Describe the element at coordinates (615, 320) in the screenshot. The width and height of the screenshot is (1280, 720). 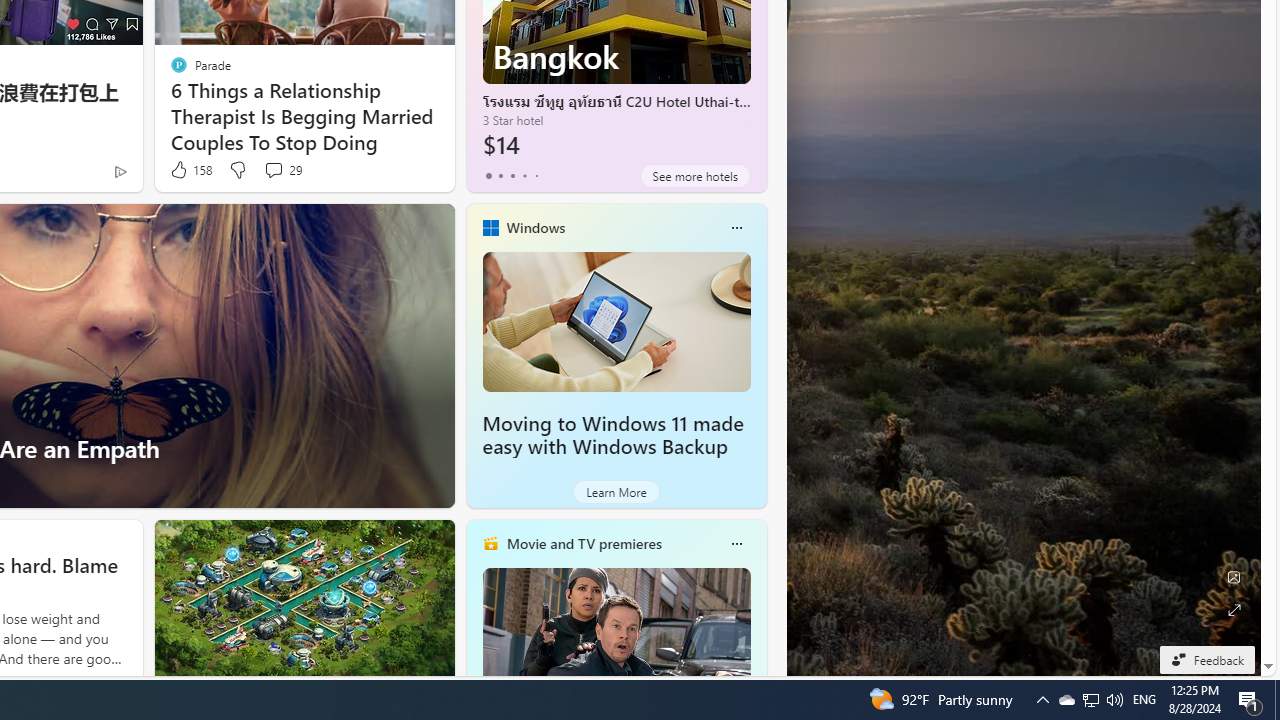
I see `'Moving to Windows 11 made easy with Windows Backup'` at that location.